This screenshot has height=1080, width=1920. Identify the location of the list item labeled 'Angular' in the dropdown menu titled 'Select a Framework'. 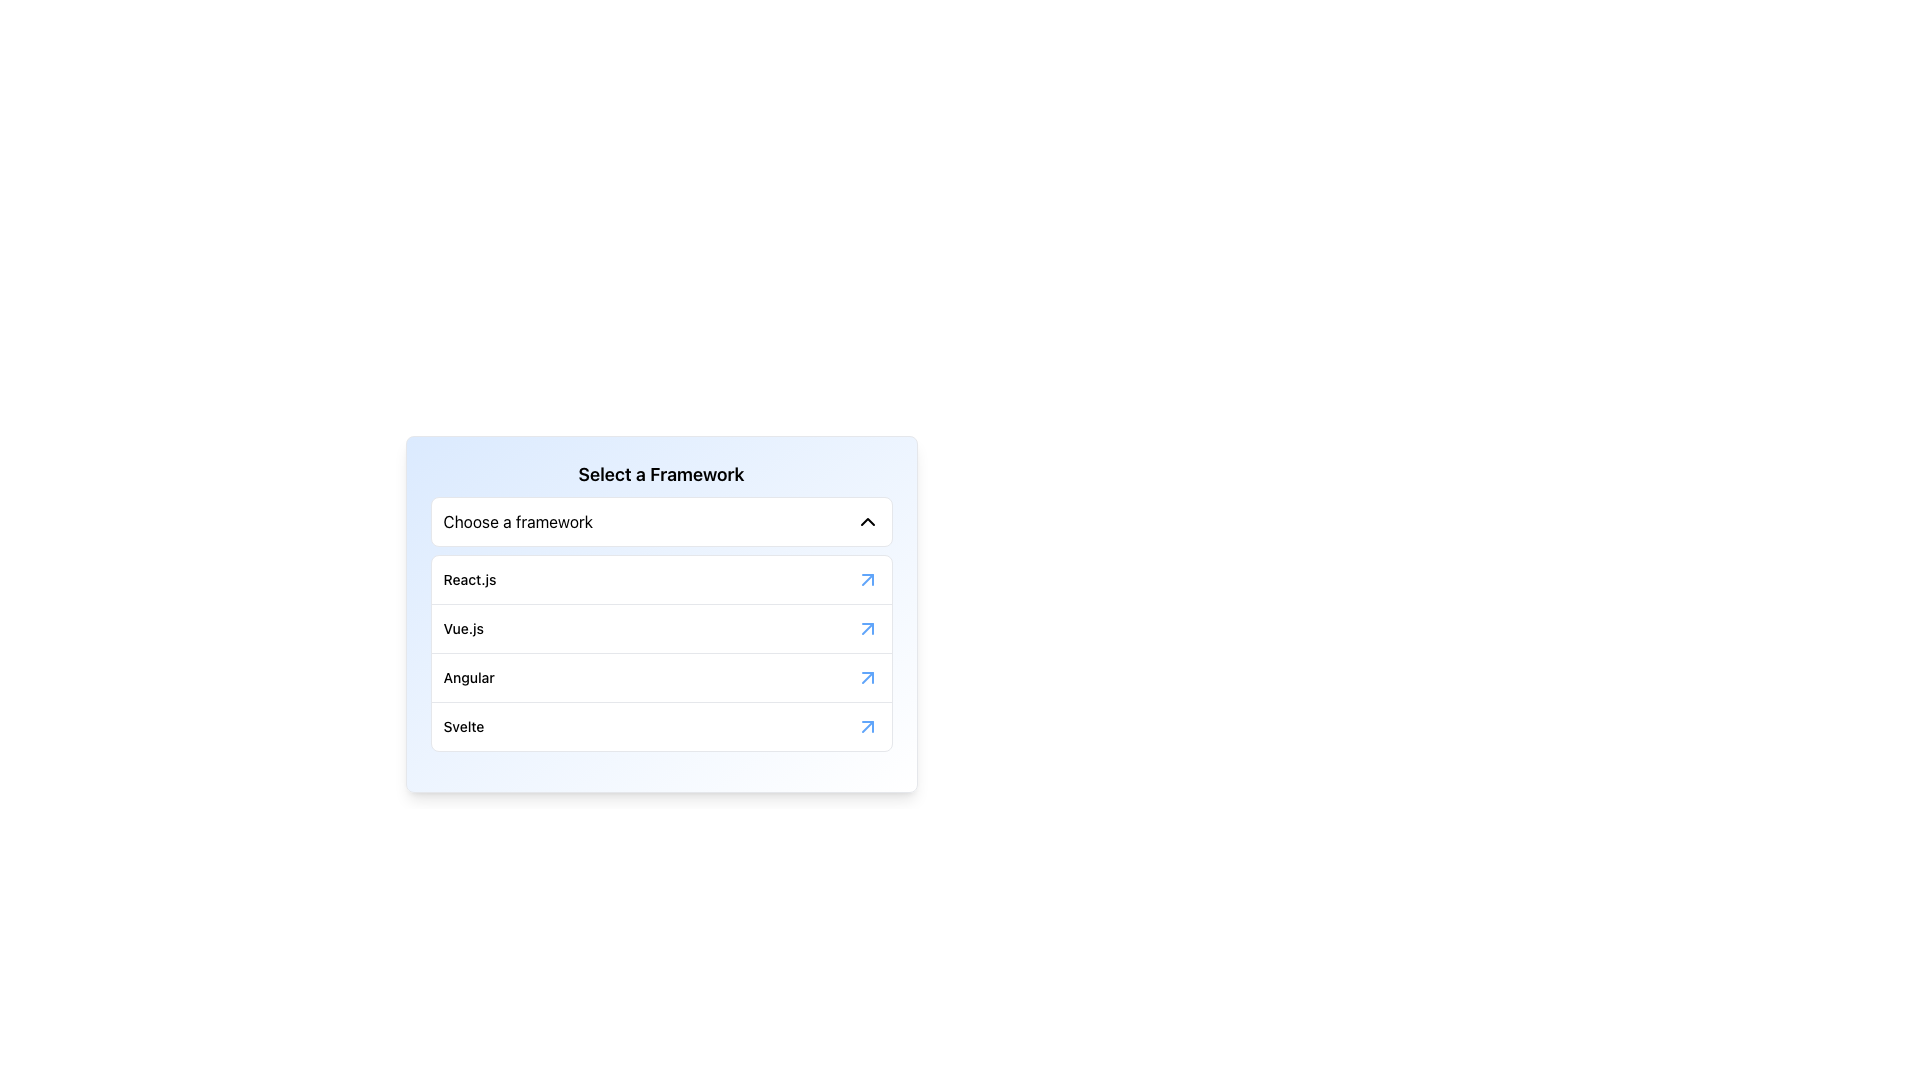
(661, 676).